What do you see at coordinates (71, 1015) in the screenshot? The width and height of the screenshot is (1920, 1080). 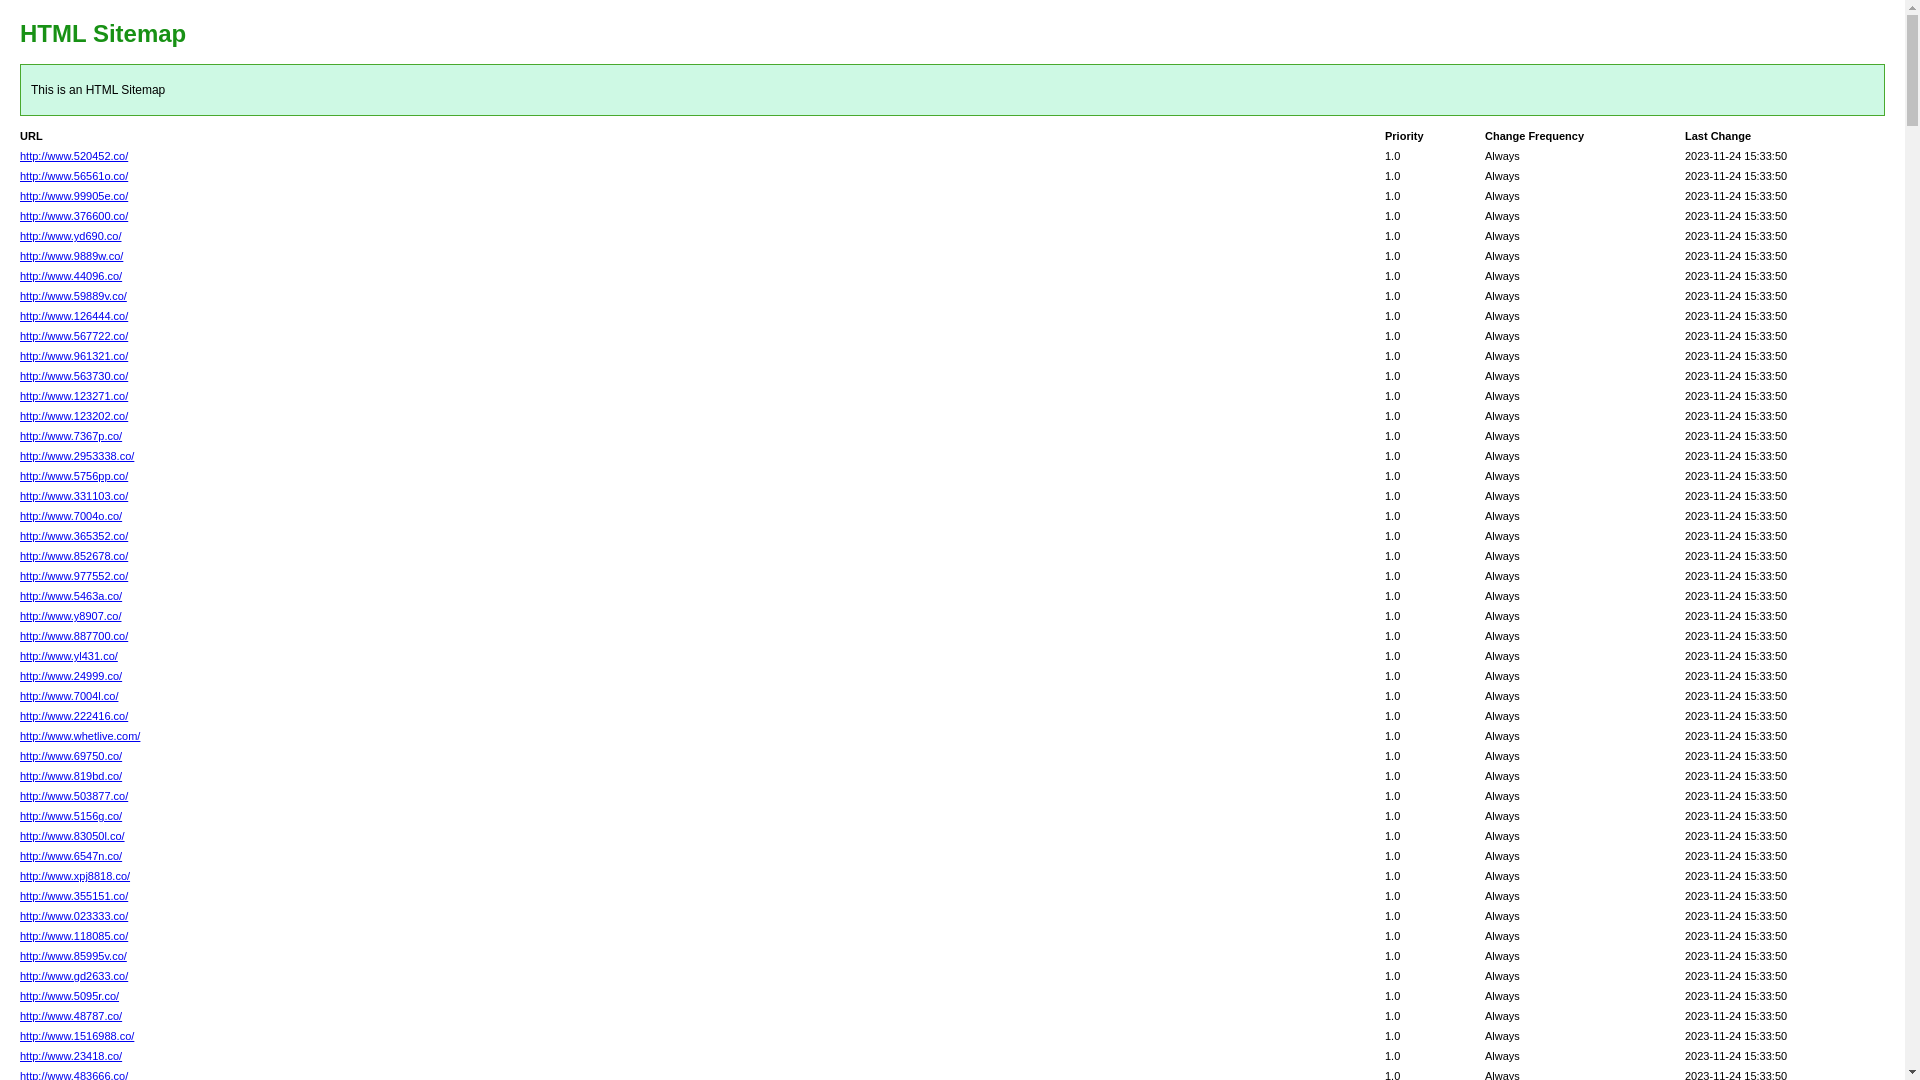 I see `'http://www.48787.co/'` at bounding box center [71, 1015].